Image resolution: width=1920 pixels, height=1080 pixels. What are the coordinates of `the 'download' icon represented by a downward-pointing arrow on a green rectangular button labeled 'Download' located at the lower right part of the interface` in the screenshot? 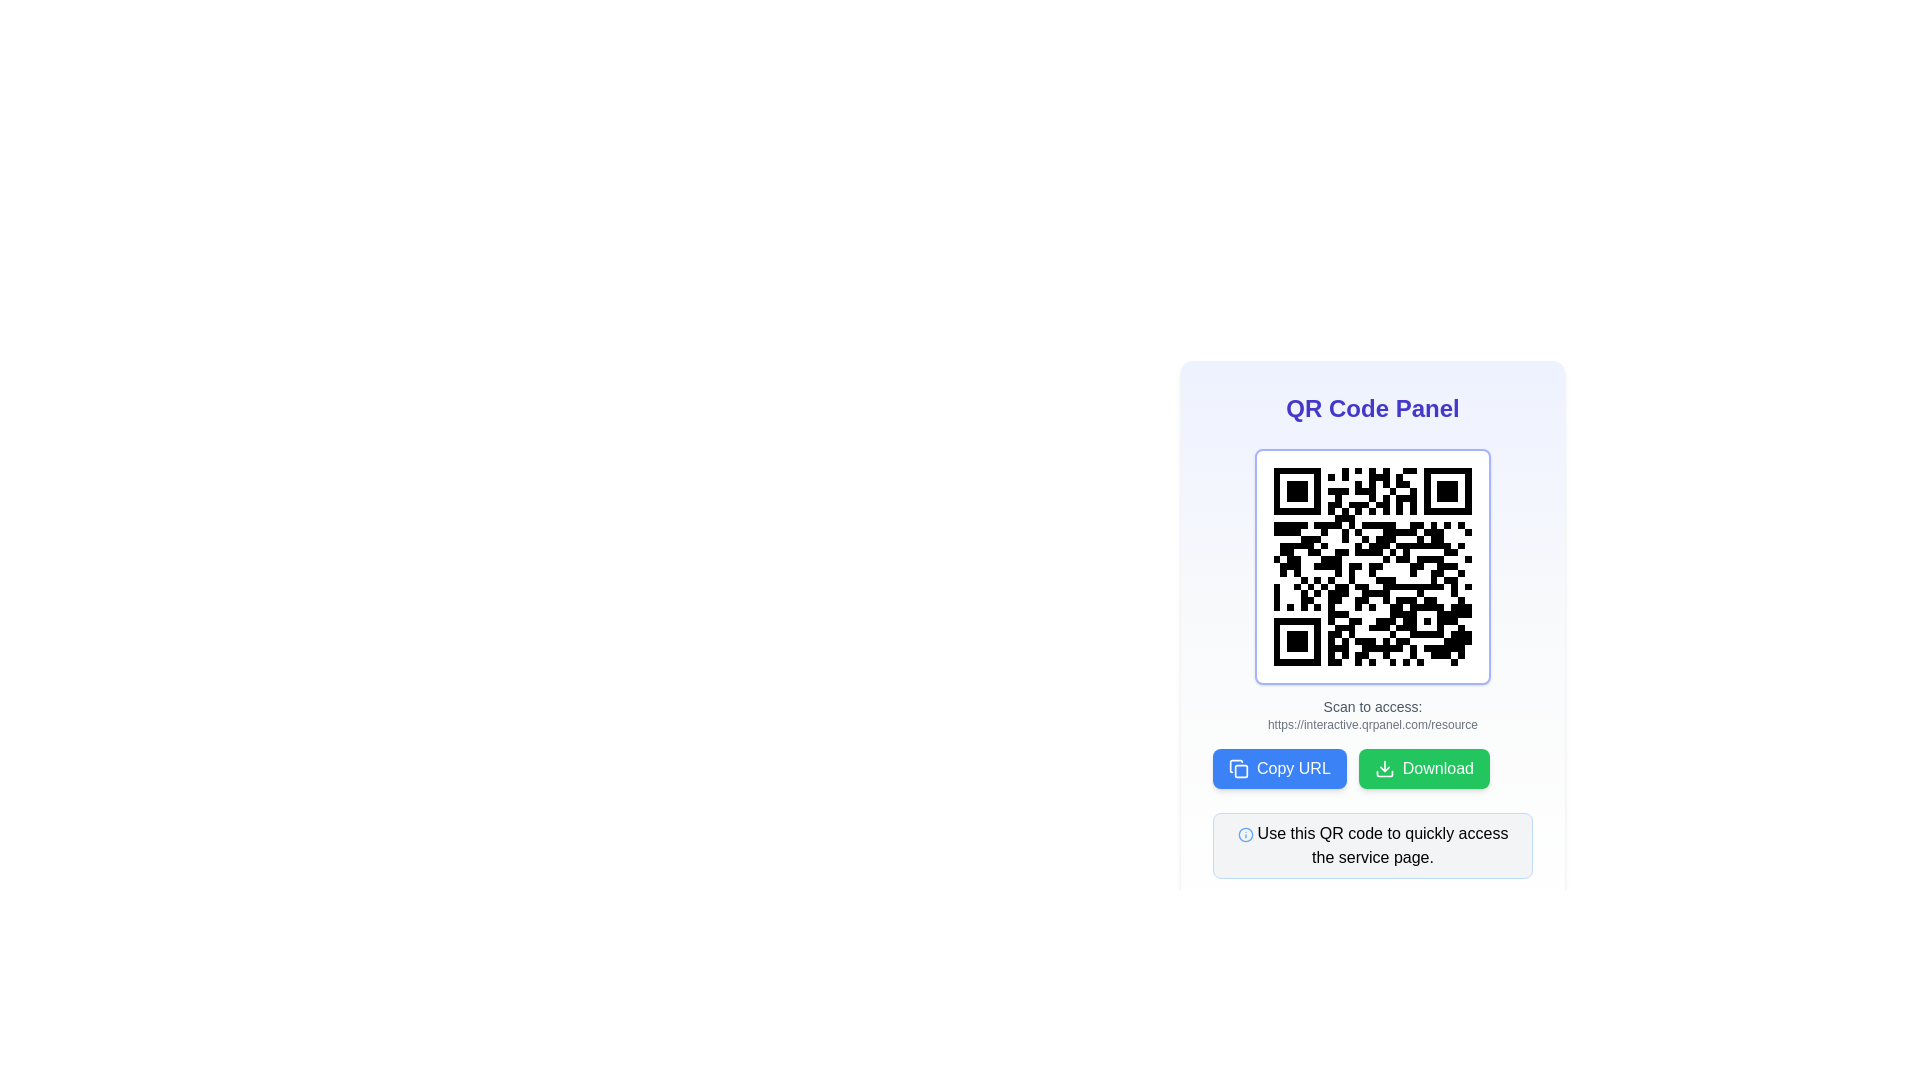 It's located at (1383, 767).